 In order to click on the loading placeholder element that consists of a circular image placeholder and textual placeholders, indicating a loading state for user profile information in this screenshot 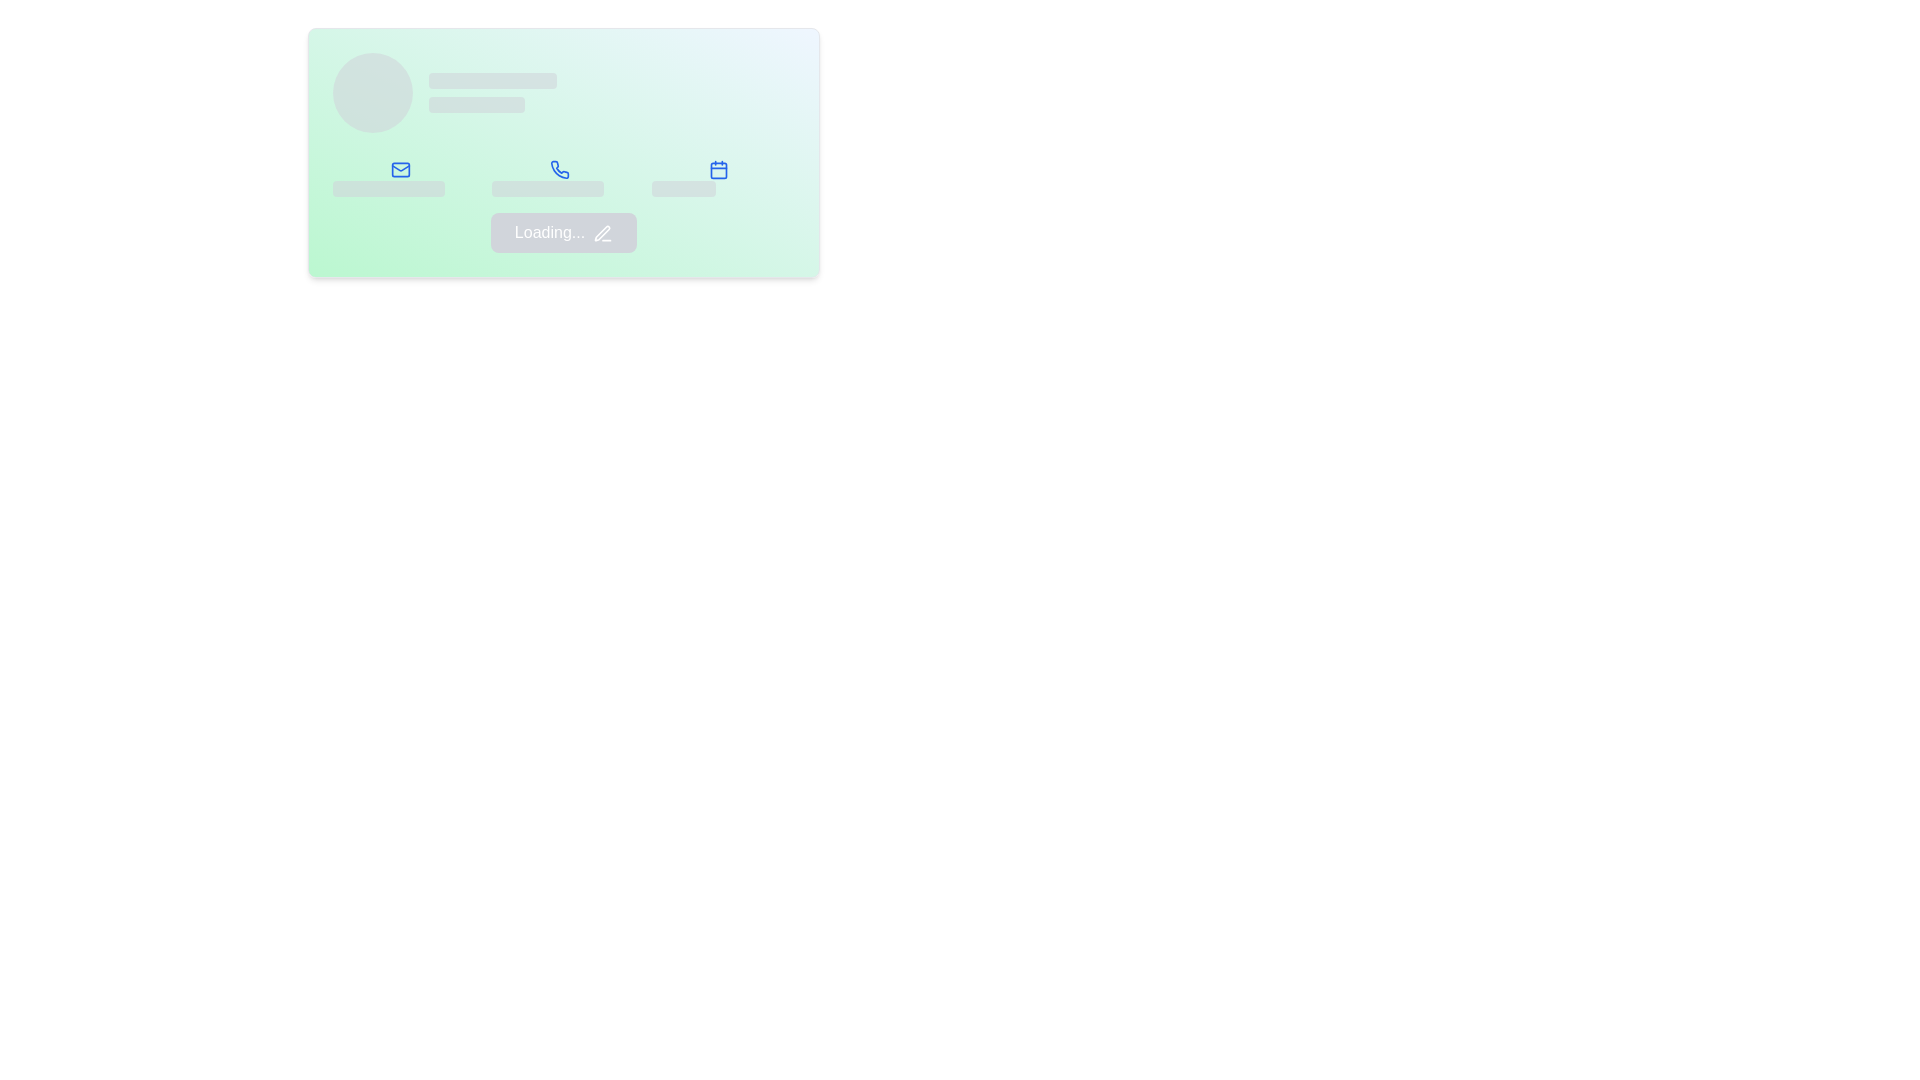, I will do `click(563, 92)`.